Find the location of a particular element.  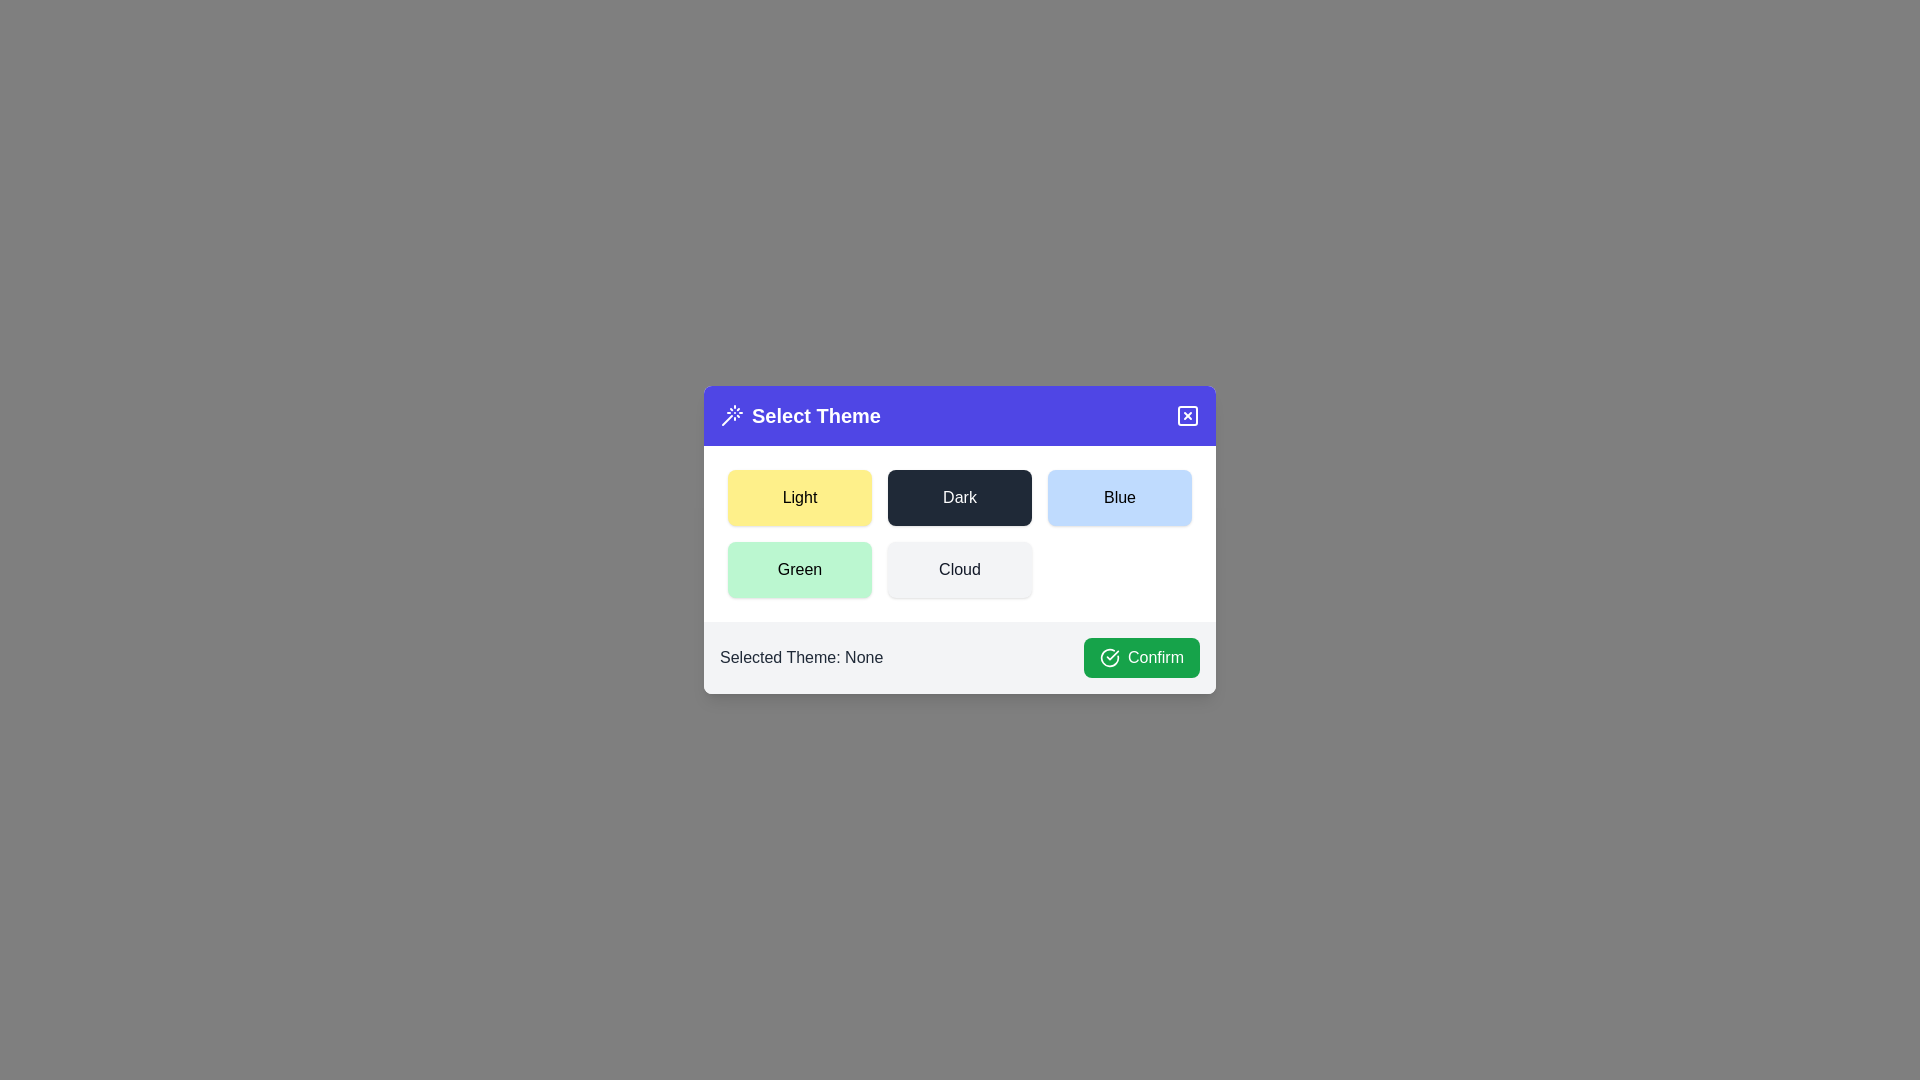

the theme Cloud from the available options is located at coordinates (960, 570).